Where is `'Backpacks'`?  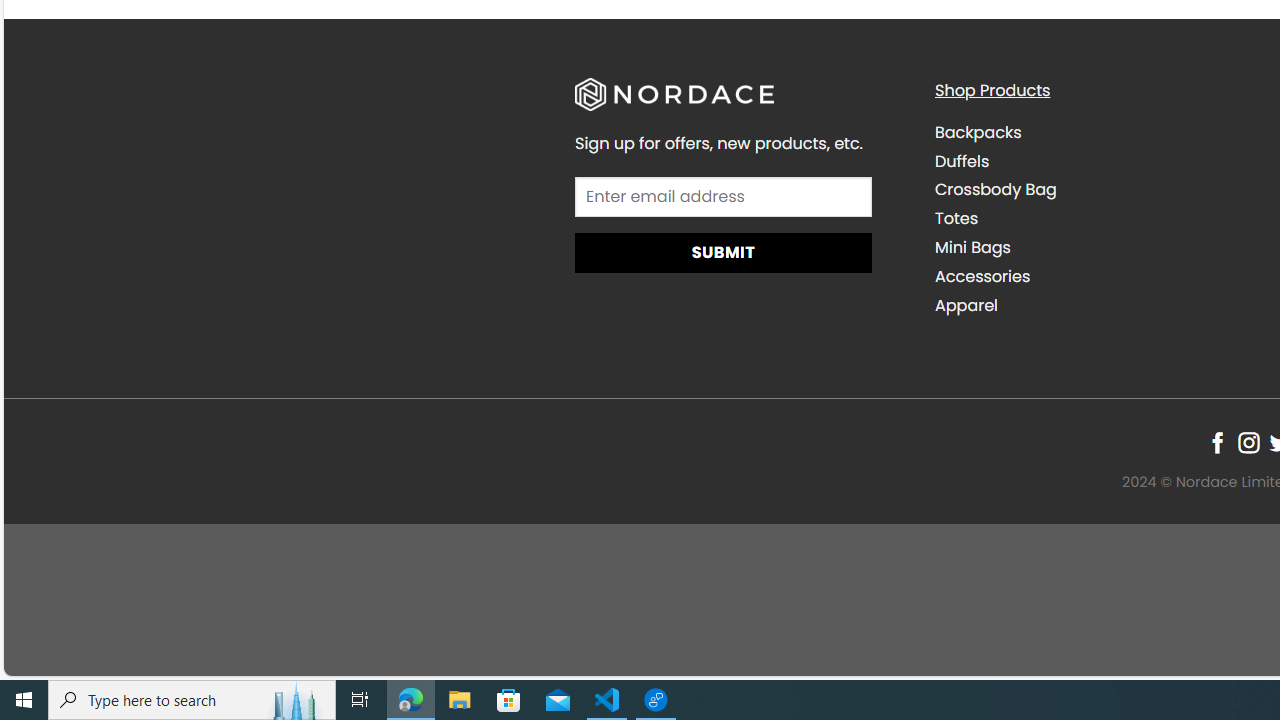 'Backpacks' is located at coordinates (977, 132).